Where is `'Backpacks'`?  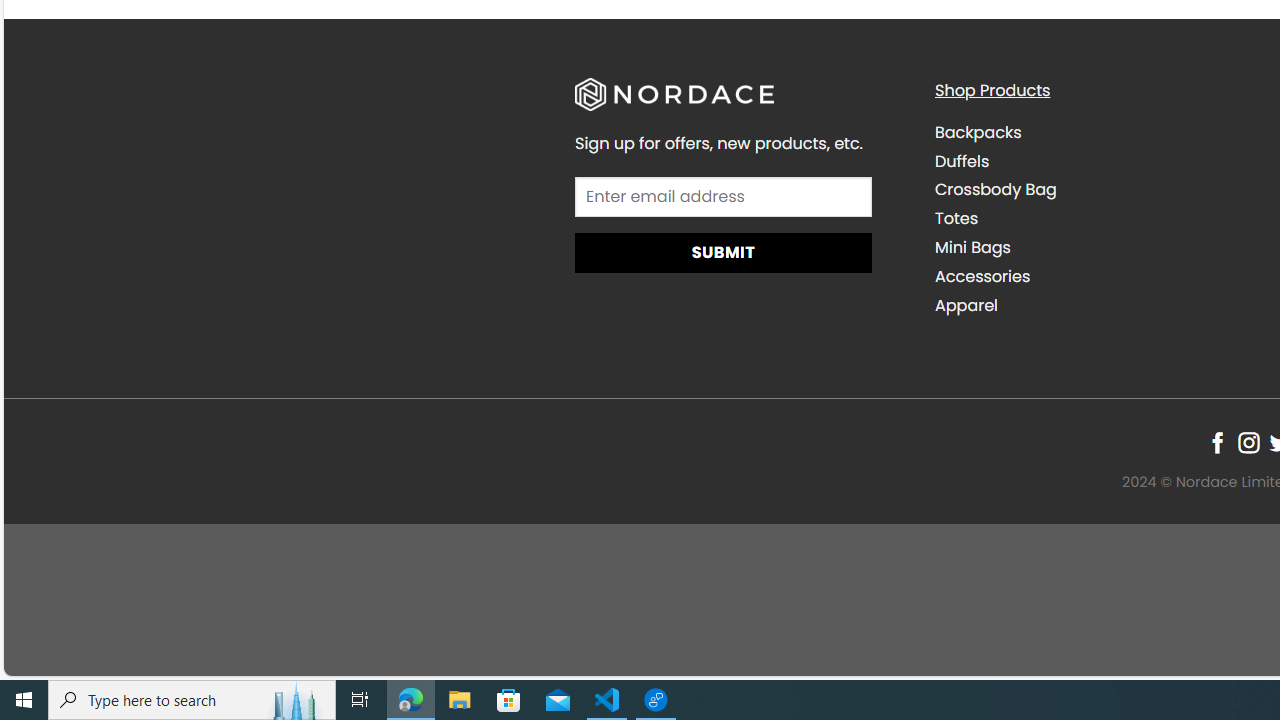 'Backpacks' is located at coordinates (977, 132).